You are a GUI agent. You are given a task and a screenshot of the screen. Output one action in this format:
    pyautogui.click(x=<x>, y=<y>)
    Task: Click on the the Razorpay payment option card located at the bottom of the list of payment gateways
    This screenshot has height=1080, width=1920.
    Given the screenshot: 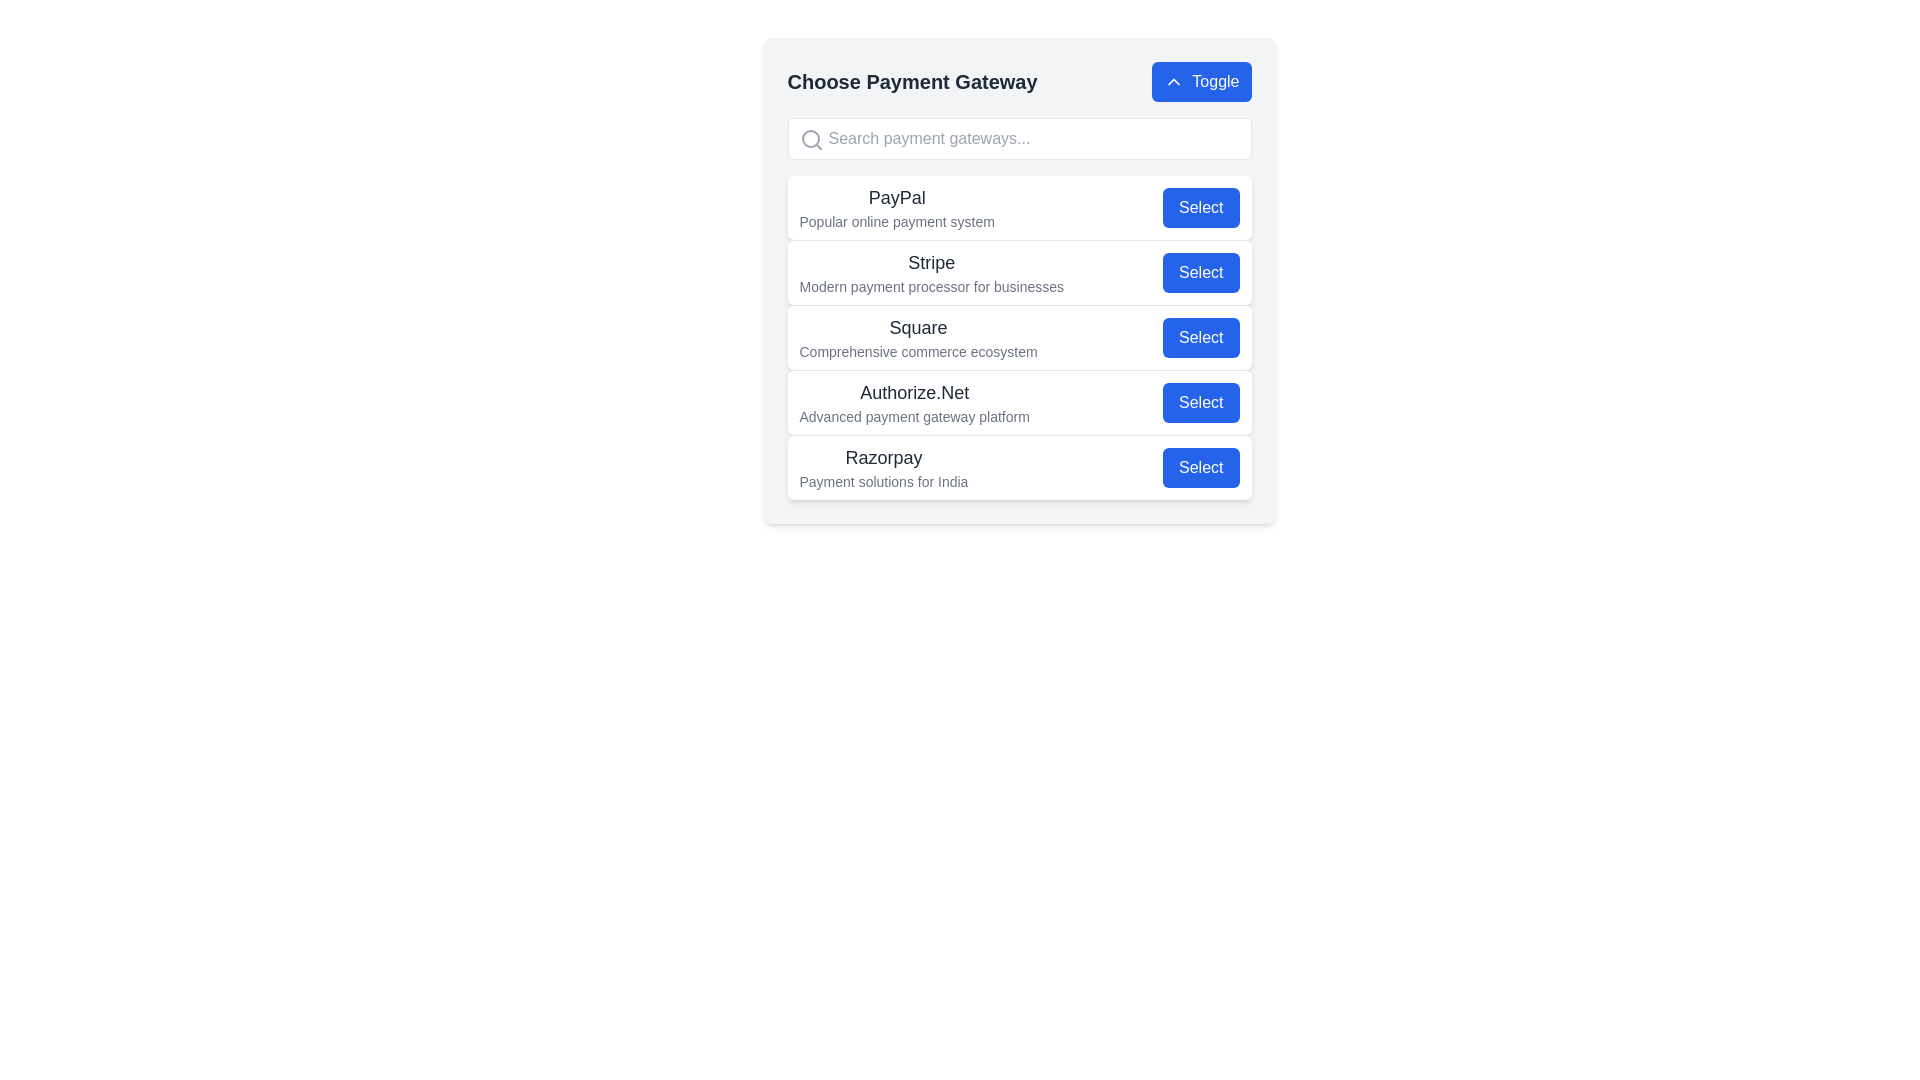 What is the action you would take?
    pyautogui.click(x=1019, y=467)
    